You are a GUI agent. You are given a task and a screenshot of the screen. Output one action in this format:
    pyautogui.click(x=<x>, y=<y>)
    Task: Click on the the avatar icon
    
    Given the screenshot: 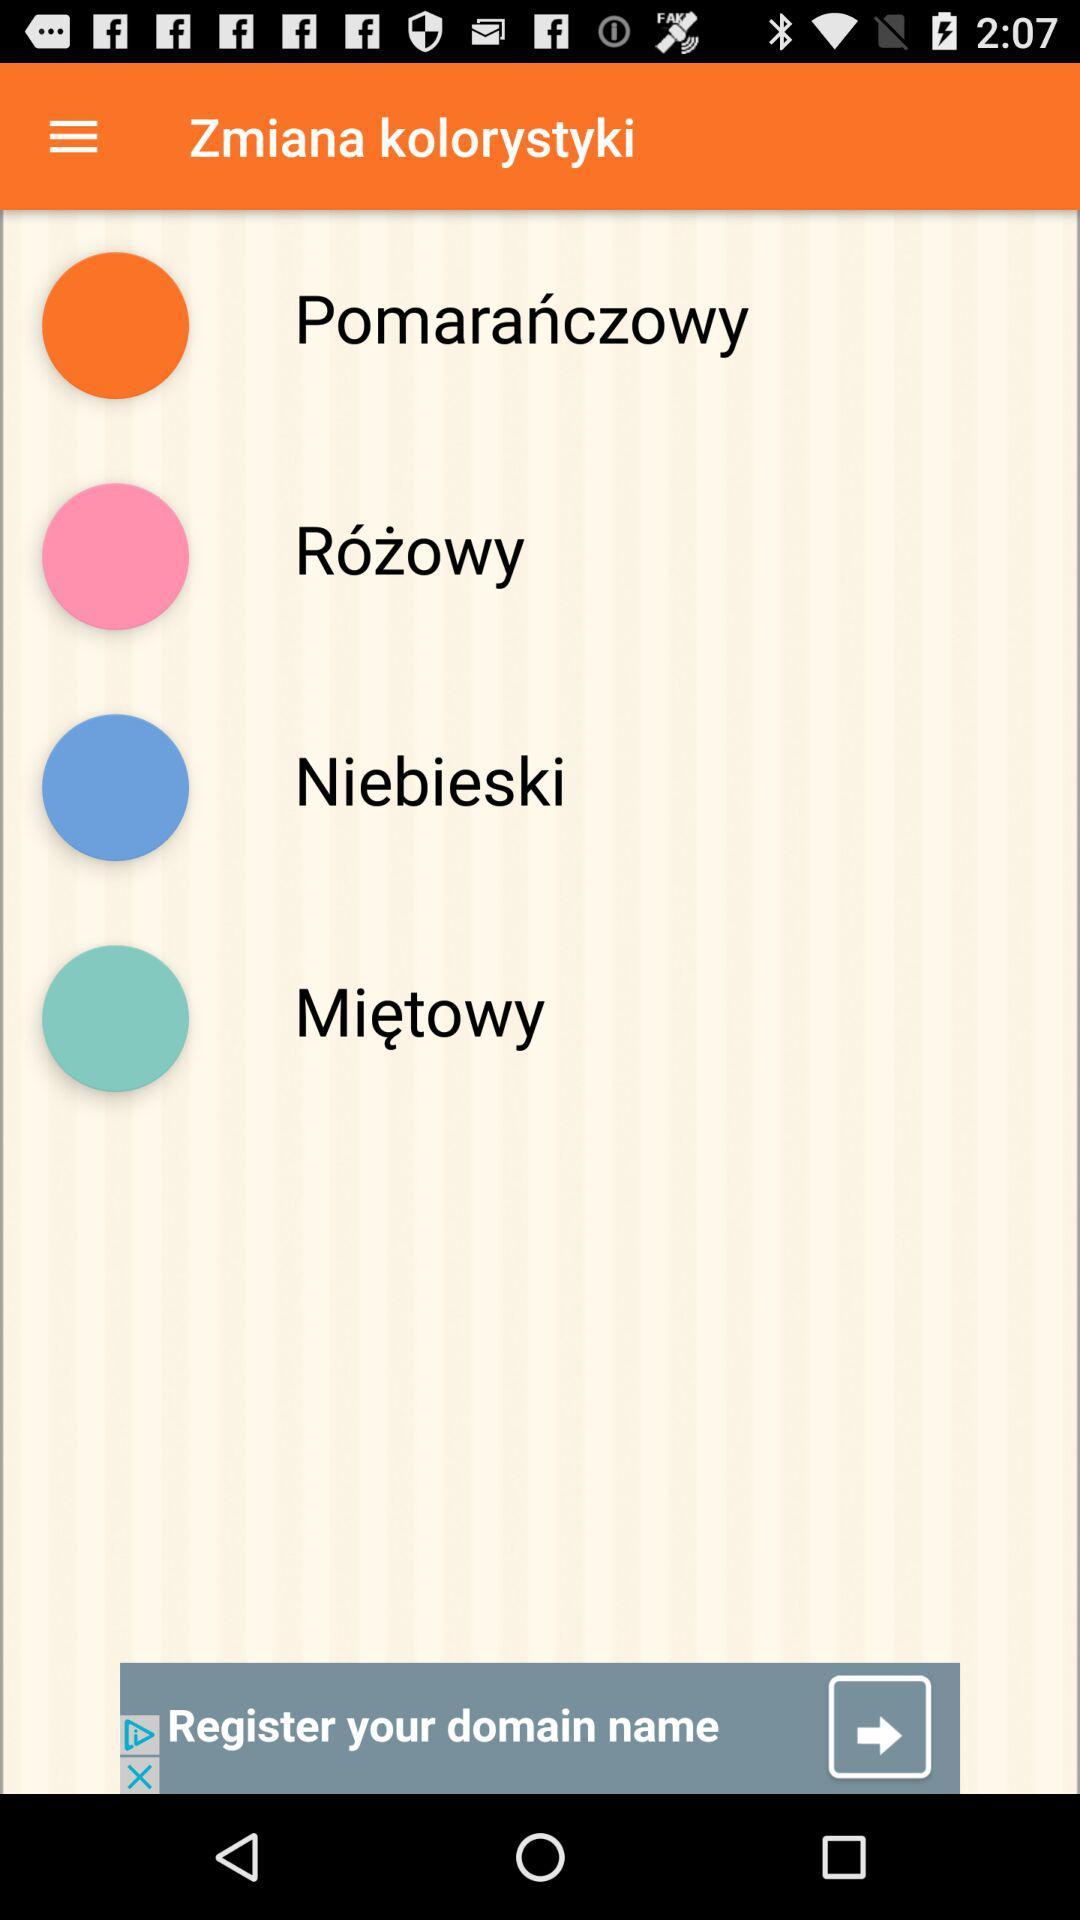 What is the action you would take?
    pyautogui.click(x=115, y=594)
    